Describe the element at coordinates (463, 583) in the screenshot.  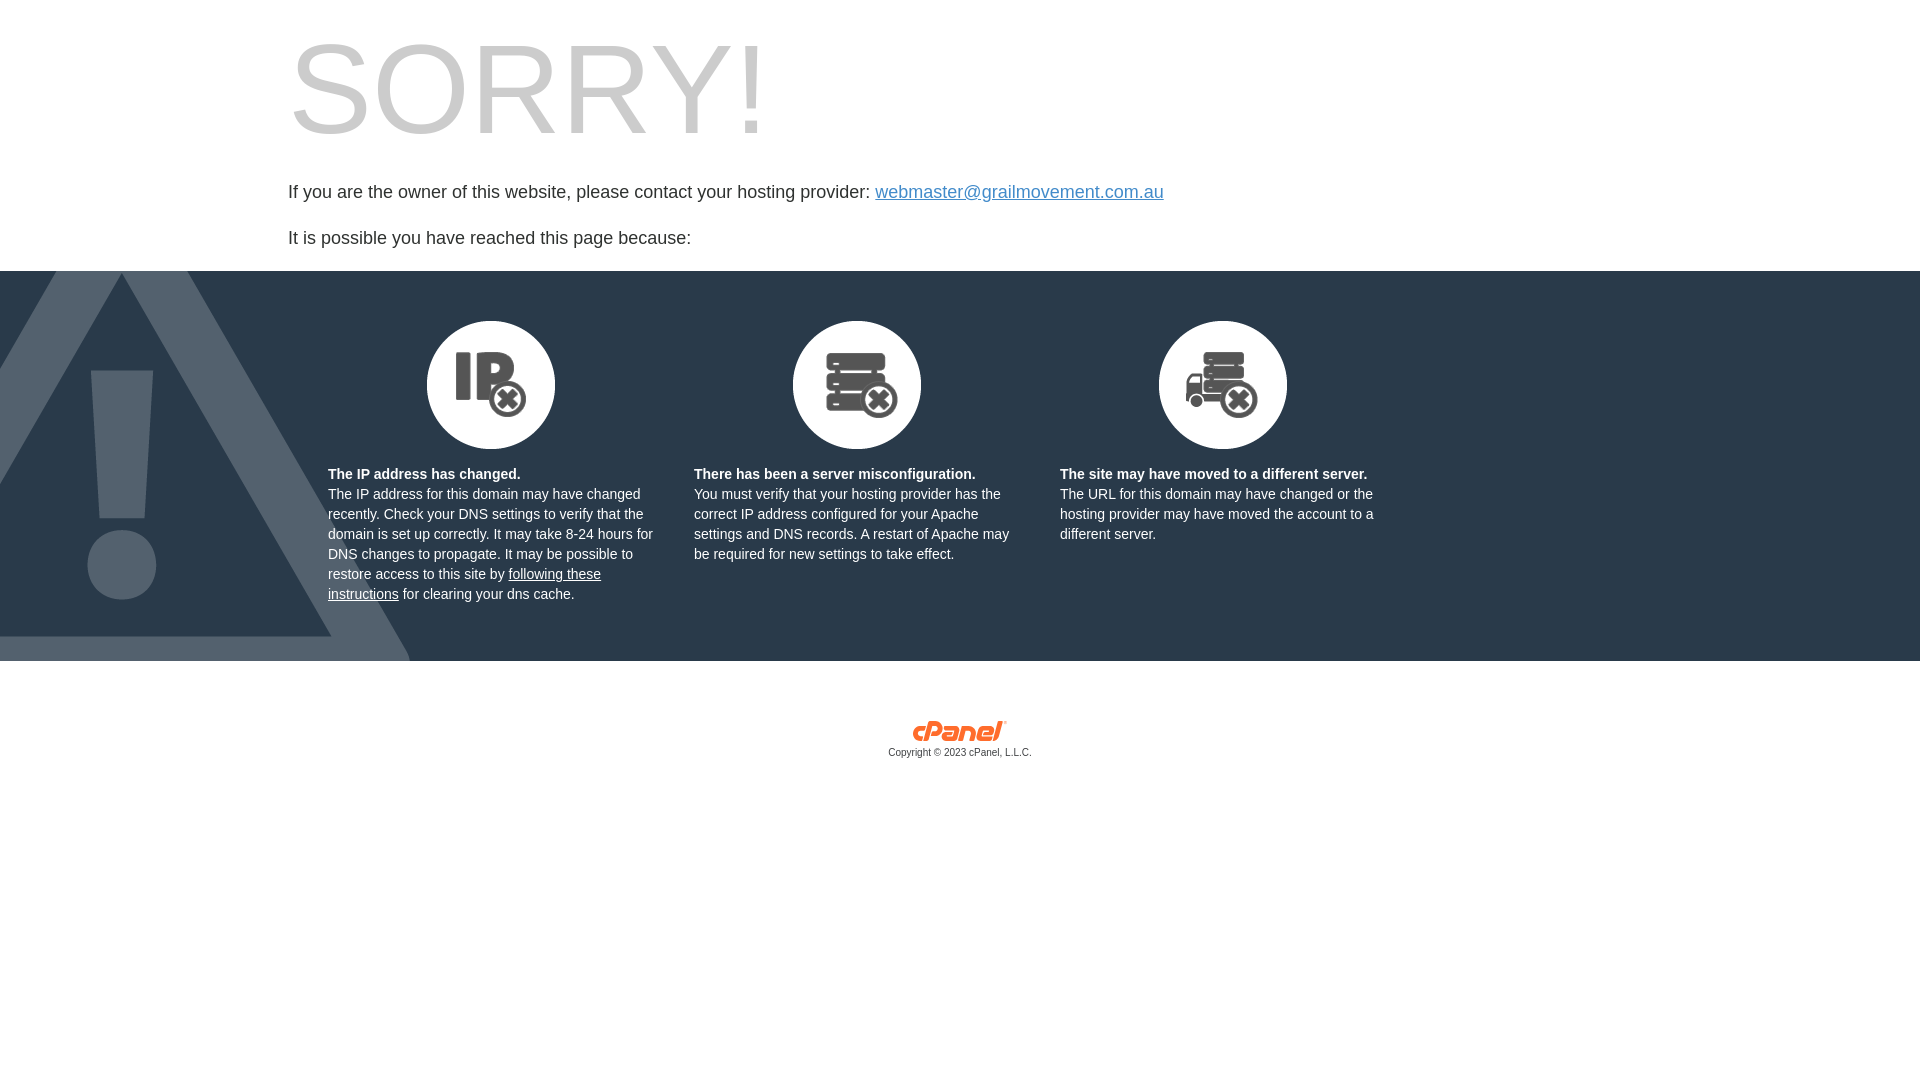
I see `'following these instructions'` at that location.